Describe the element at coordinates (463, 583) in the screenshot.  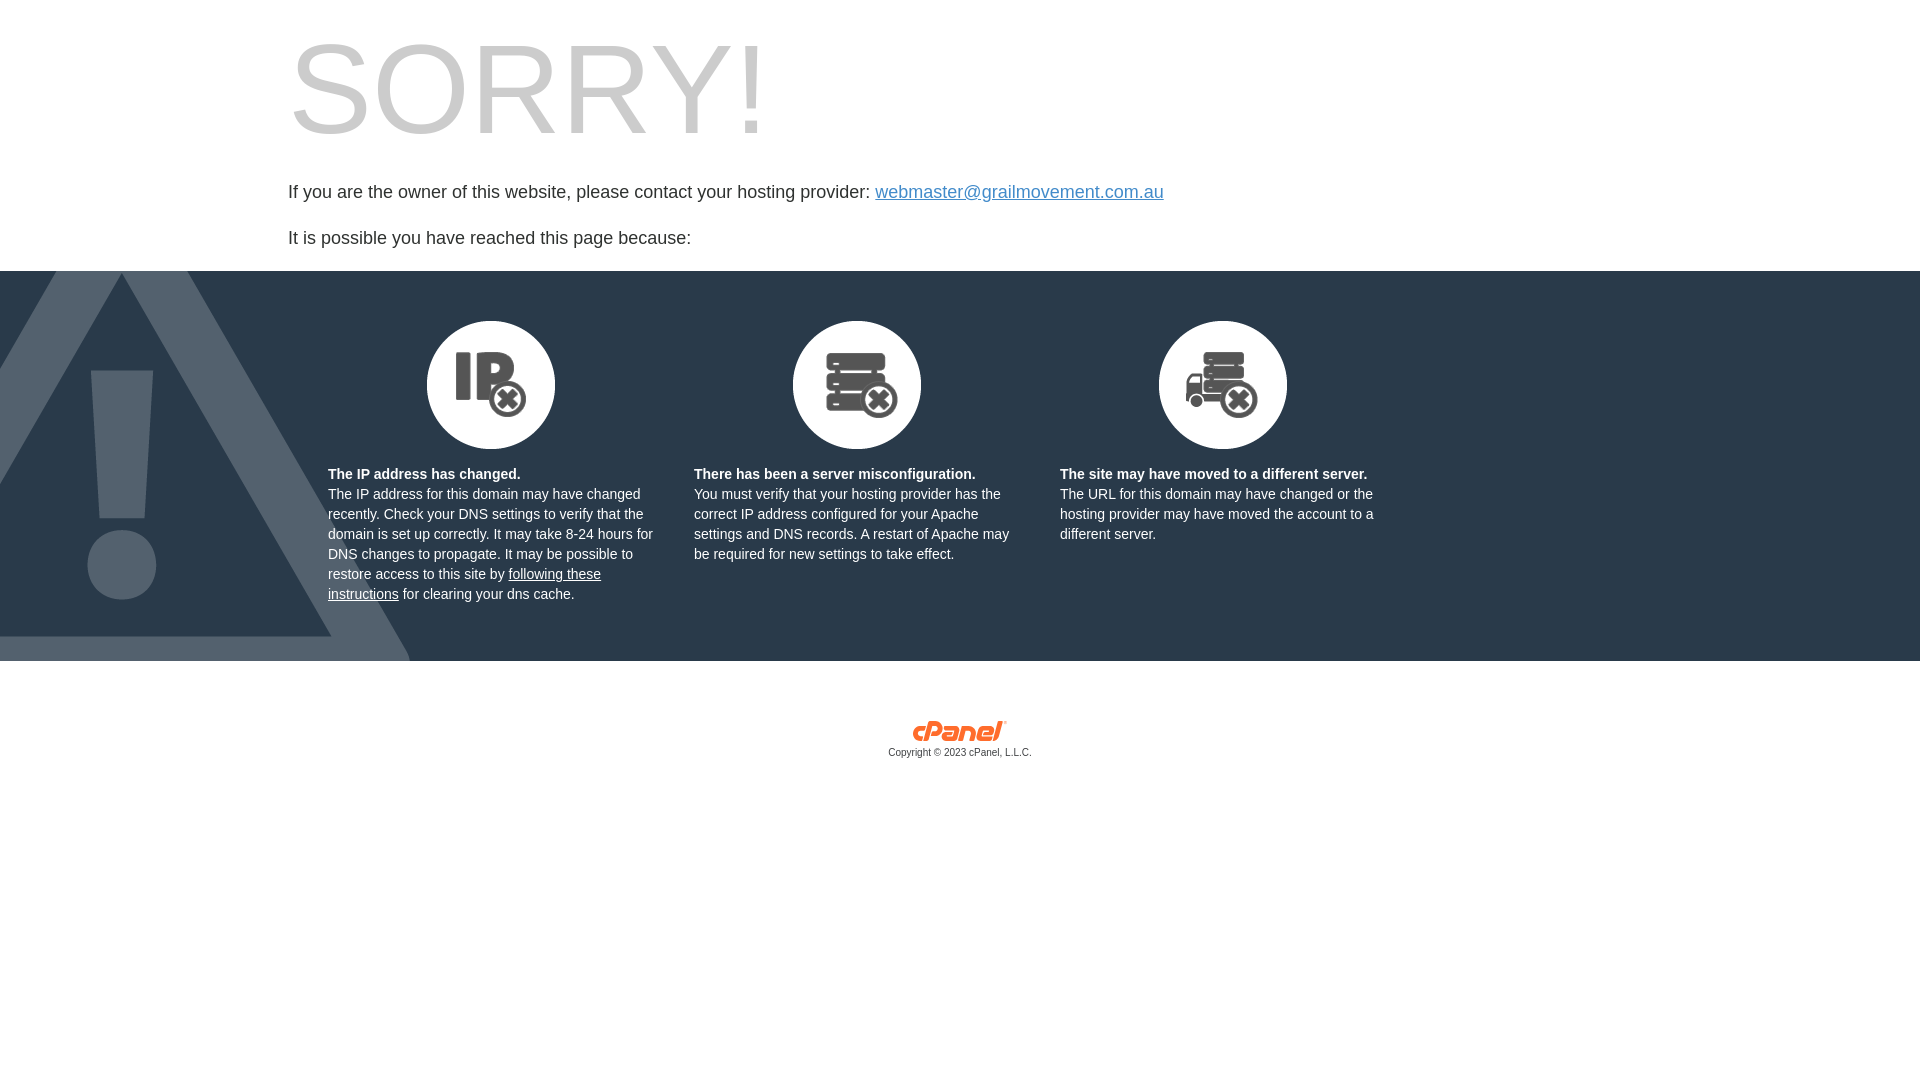
I see `'following these instructions'` at that location.